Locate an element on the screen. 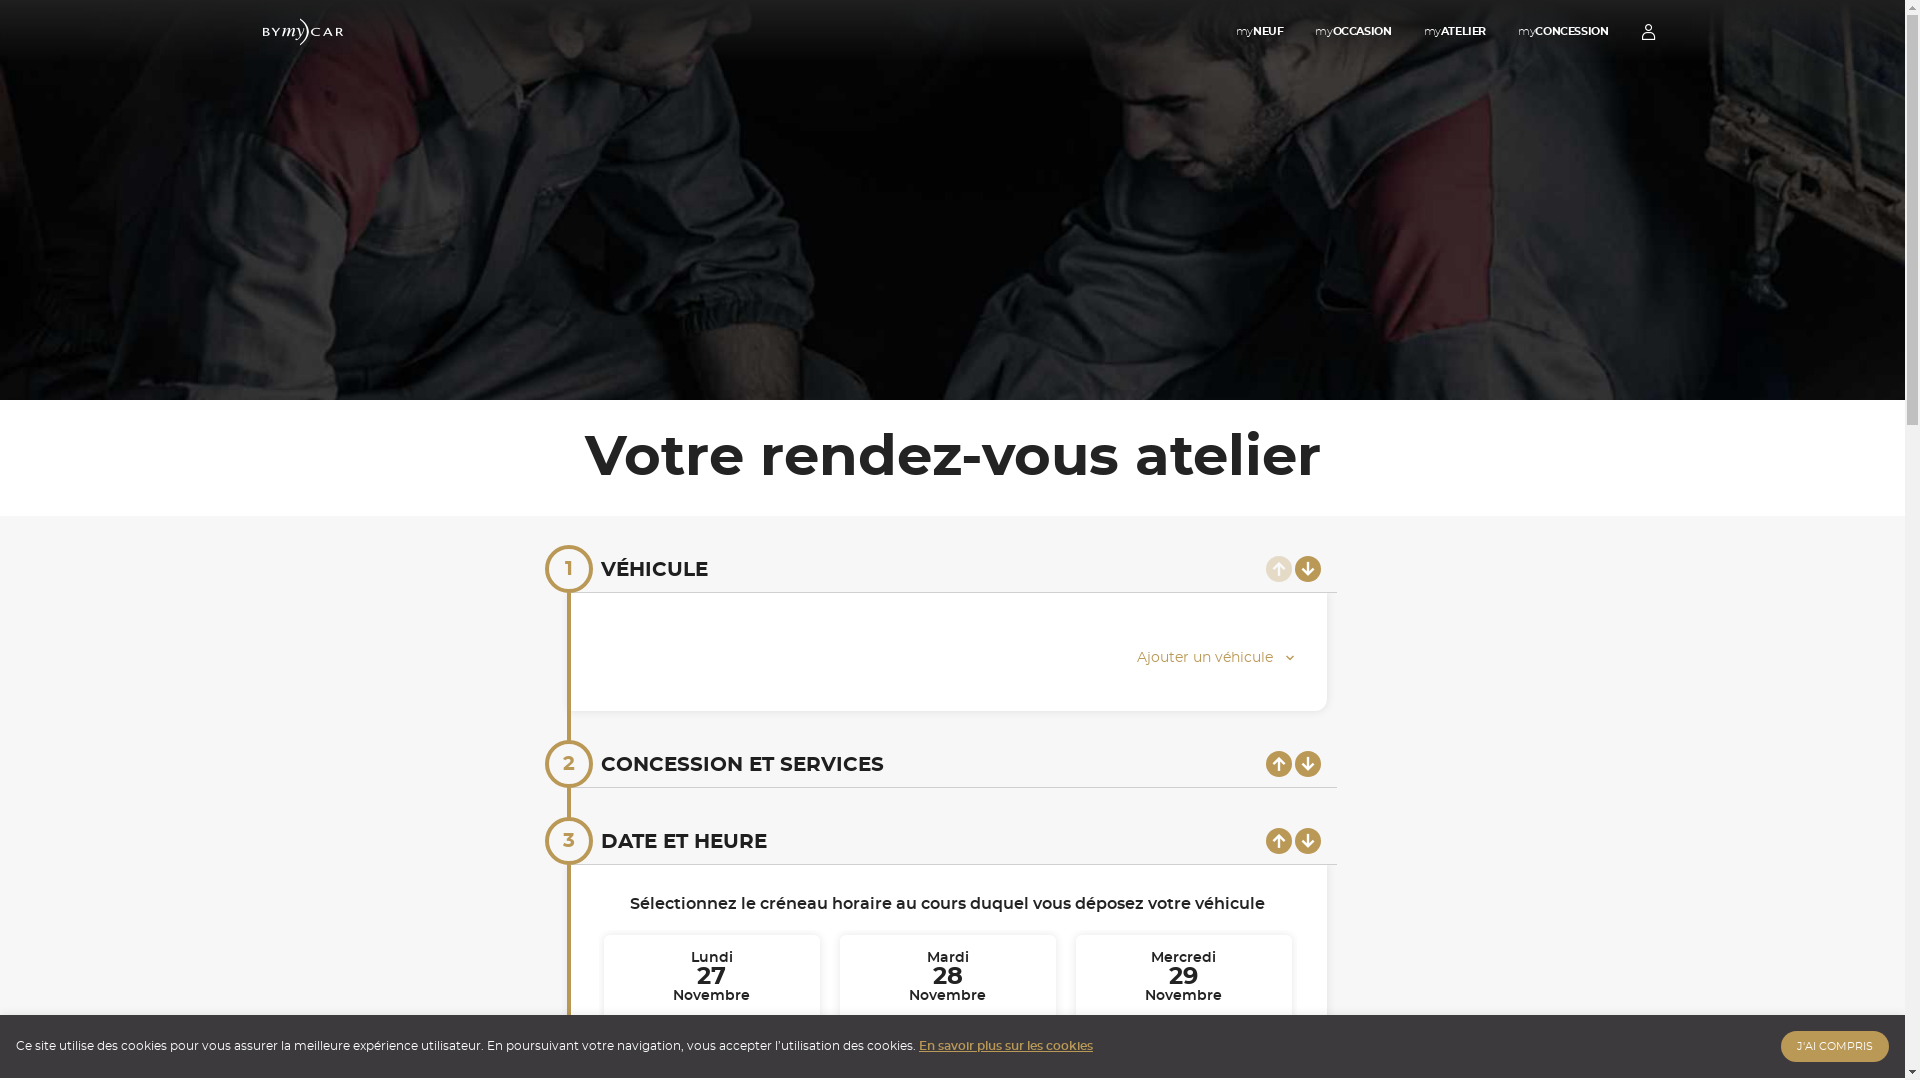 Image resolution: width=1920 pixels, height=1080 pixels. 'En savoir plus sur les cookies' is located at coordinates (1006, 1044).